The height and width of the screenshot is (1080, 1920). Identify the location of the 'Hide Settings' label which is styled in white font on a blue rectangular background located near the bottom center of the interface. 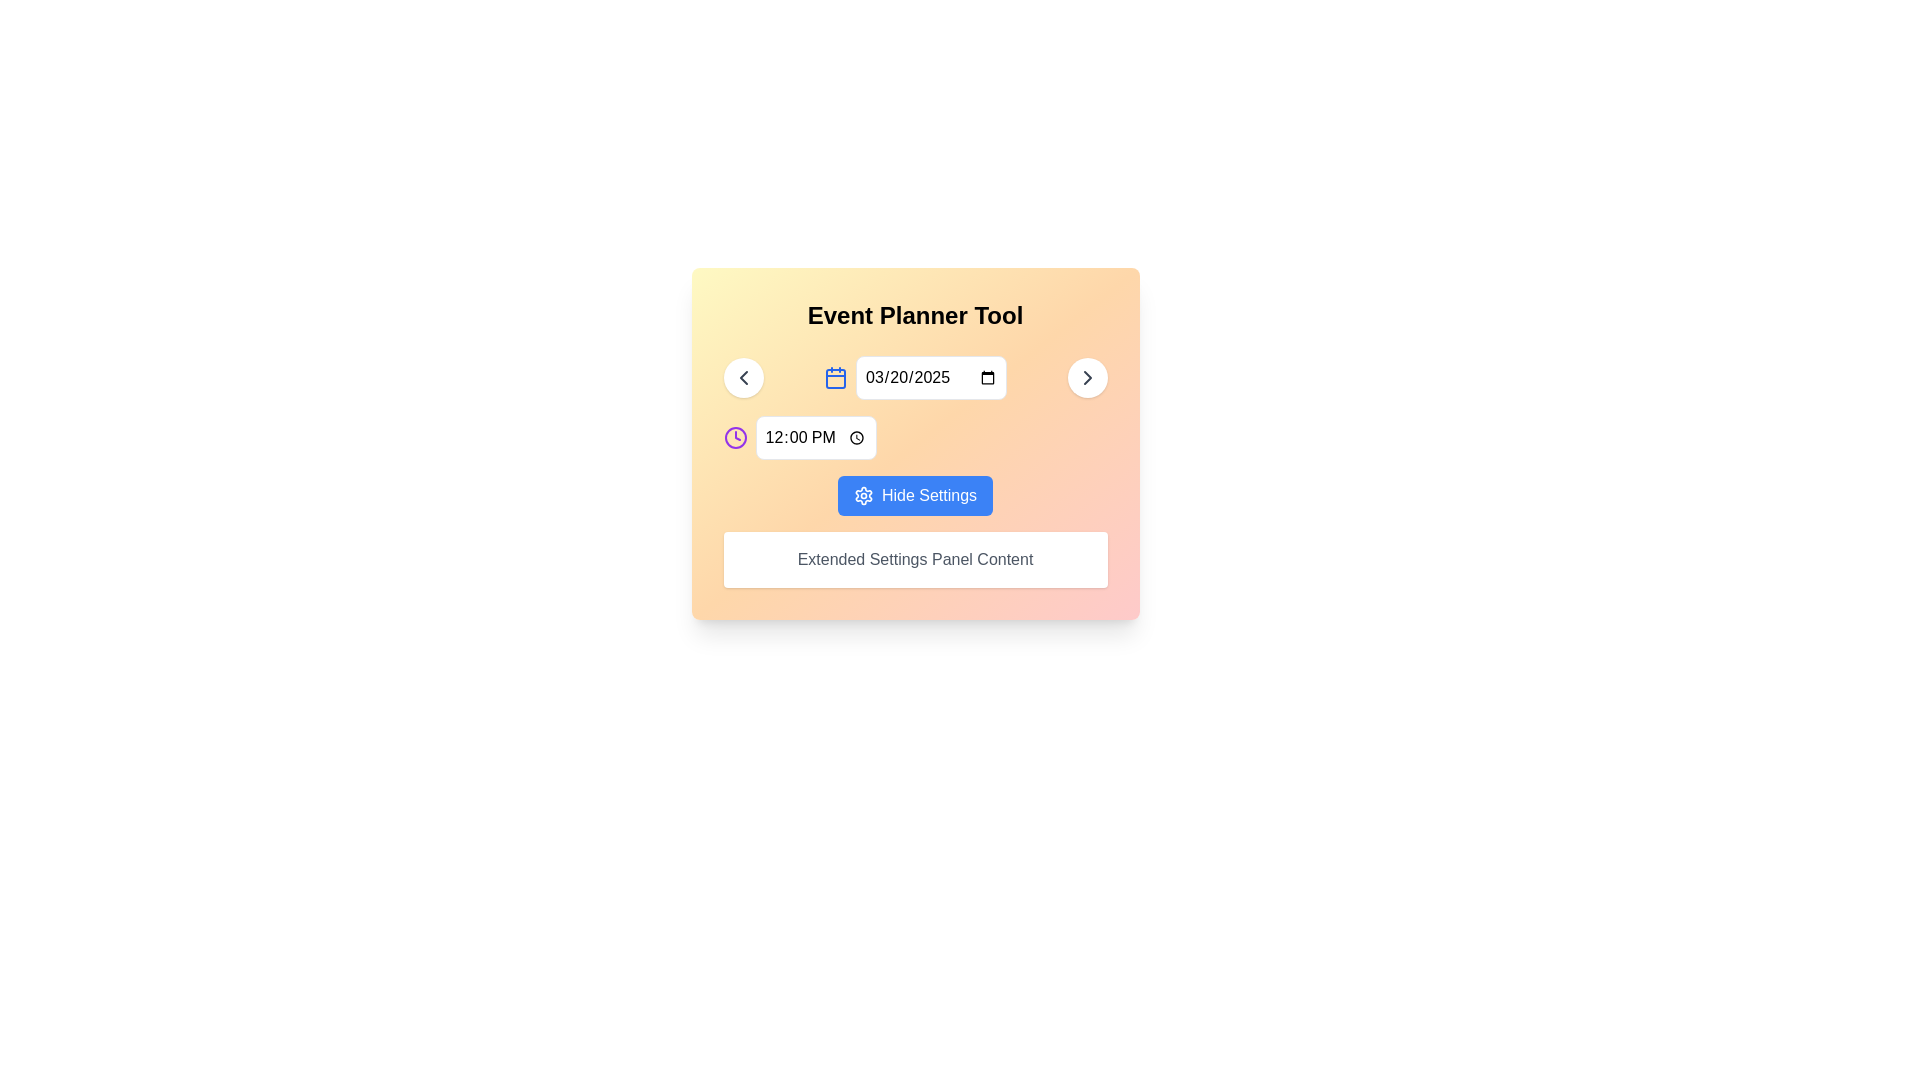
(928, 495).